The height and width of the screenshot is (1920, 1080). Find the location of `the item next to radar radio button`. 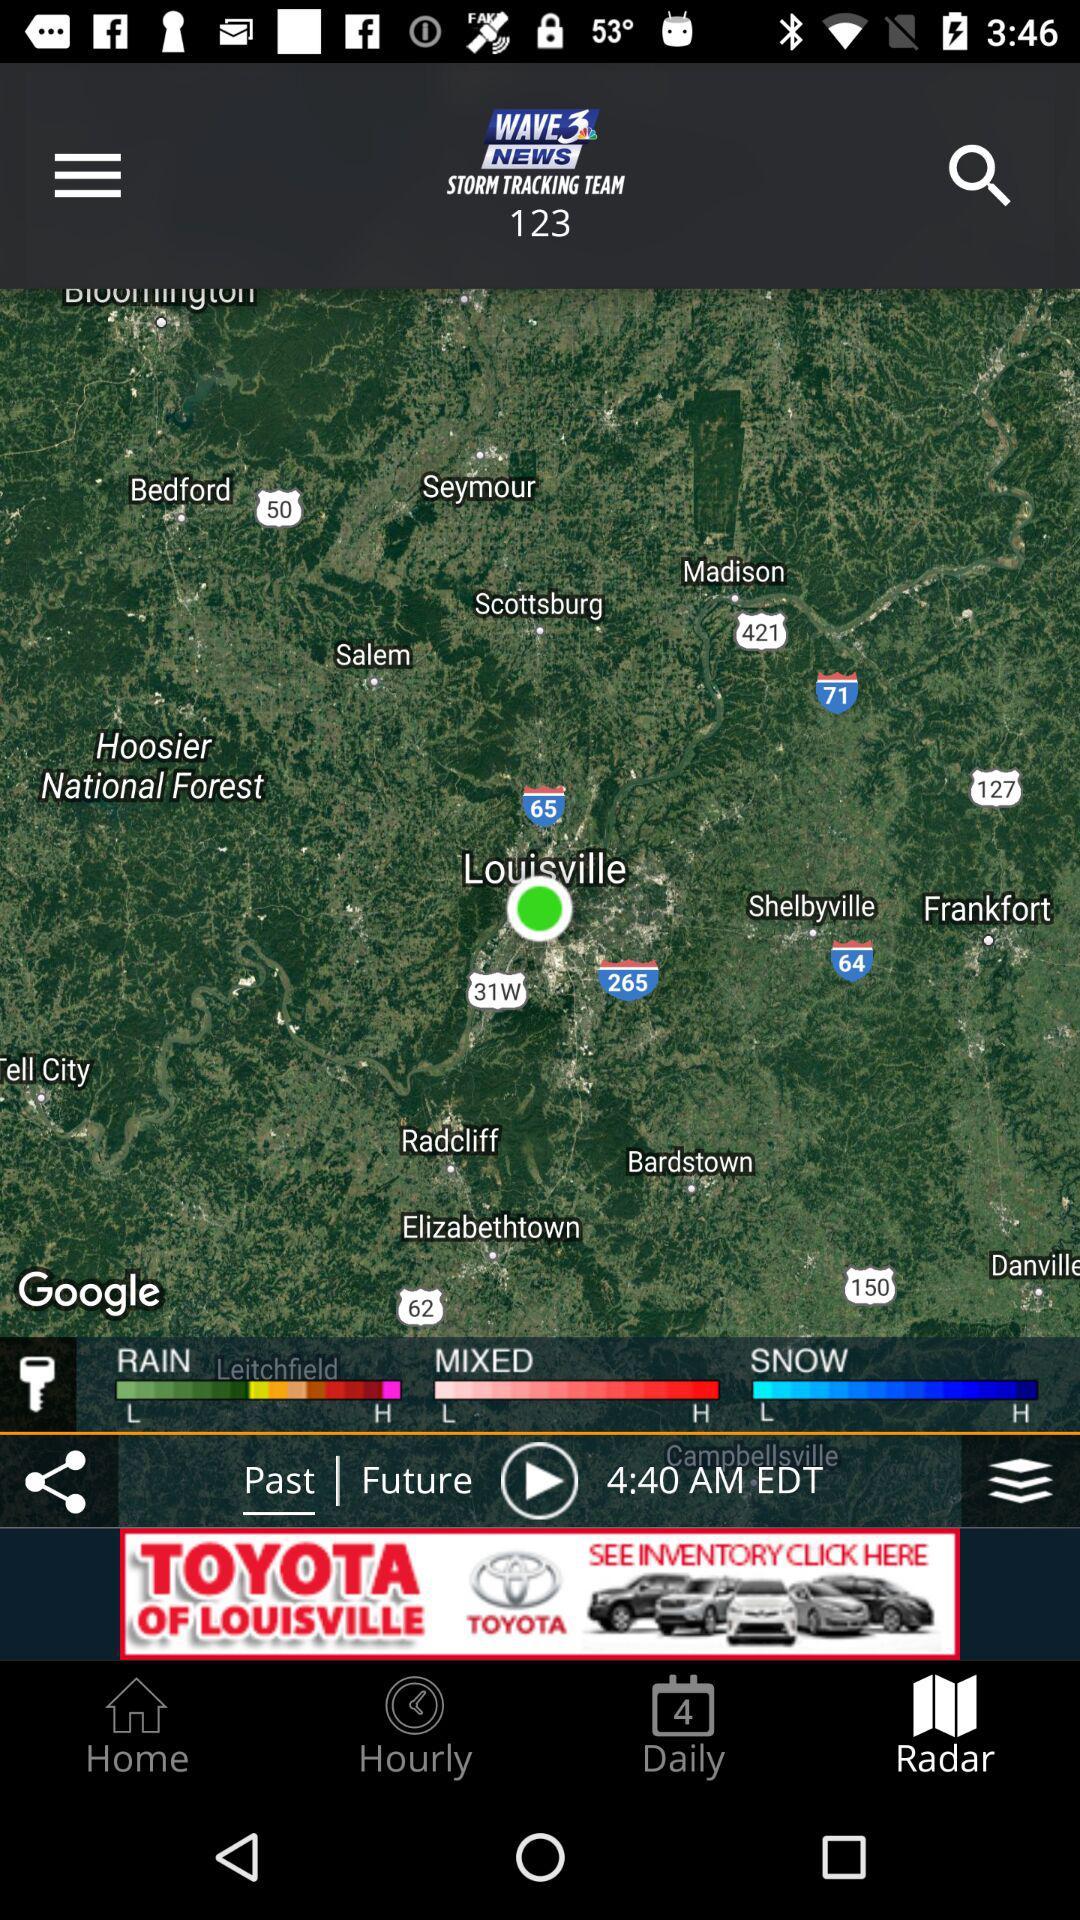

the item next to radar radio button is located at coordinates (682, 1726).